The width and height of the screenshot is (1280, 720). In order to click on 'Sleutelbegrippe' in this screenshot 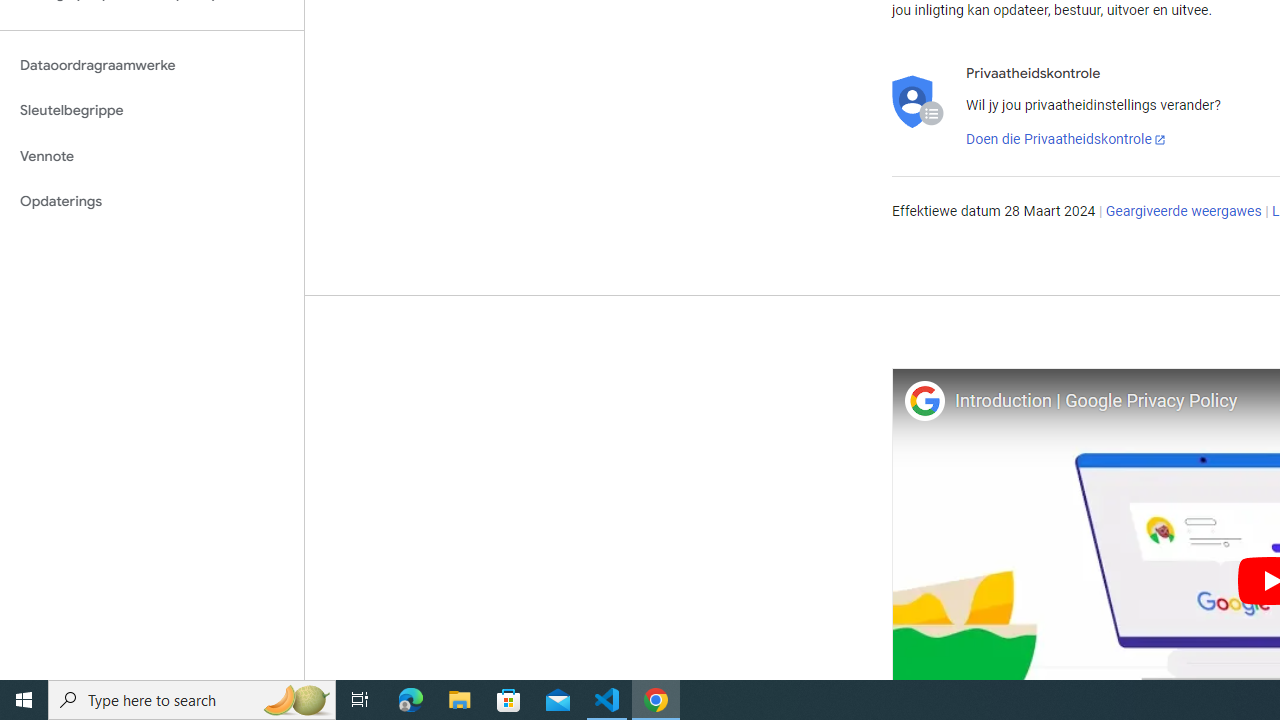, I will do `click(151, 110)`.